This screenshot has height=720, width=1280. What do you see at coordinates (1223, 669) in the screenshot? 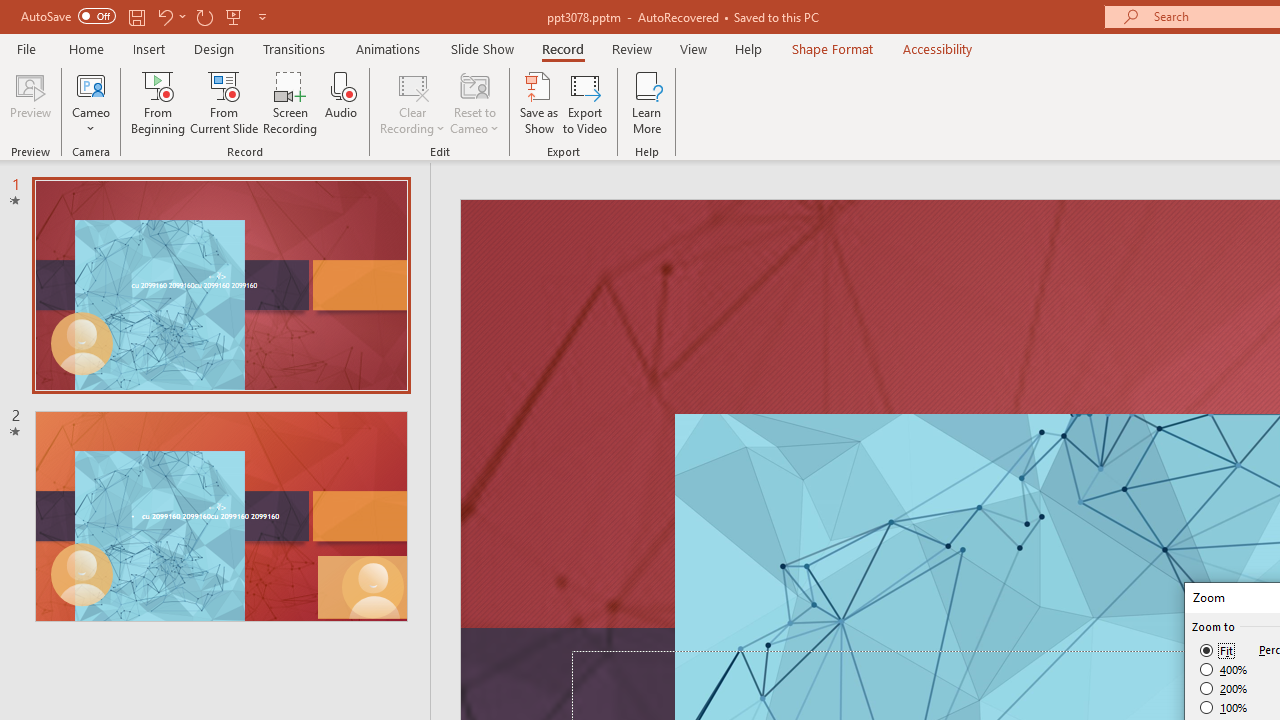
I see `'400%'` at bounding box center [1223, 669].